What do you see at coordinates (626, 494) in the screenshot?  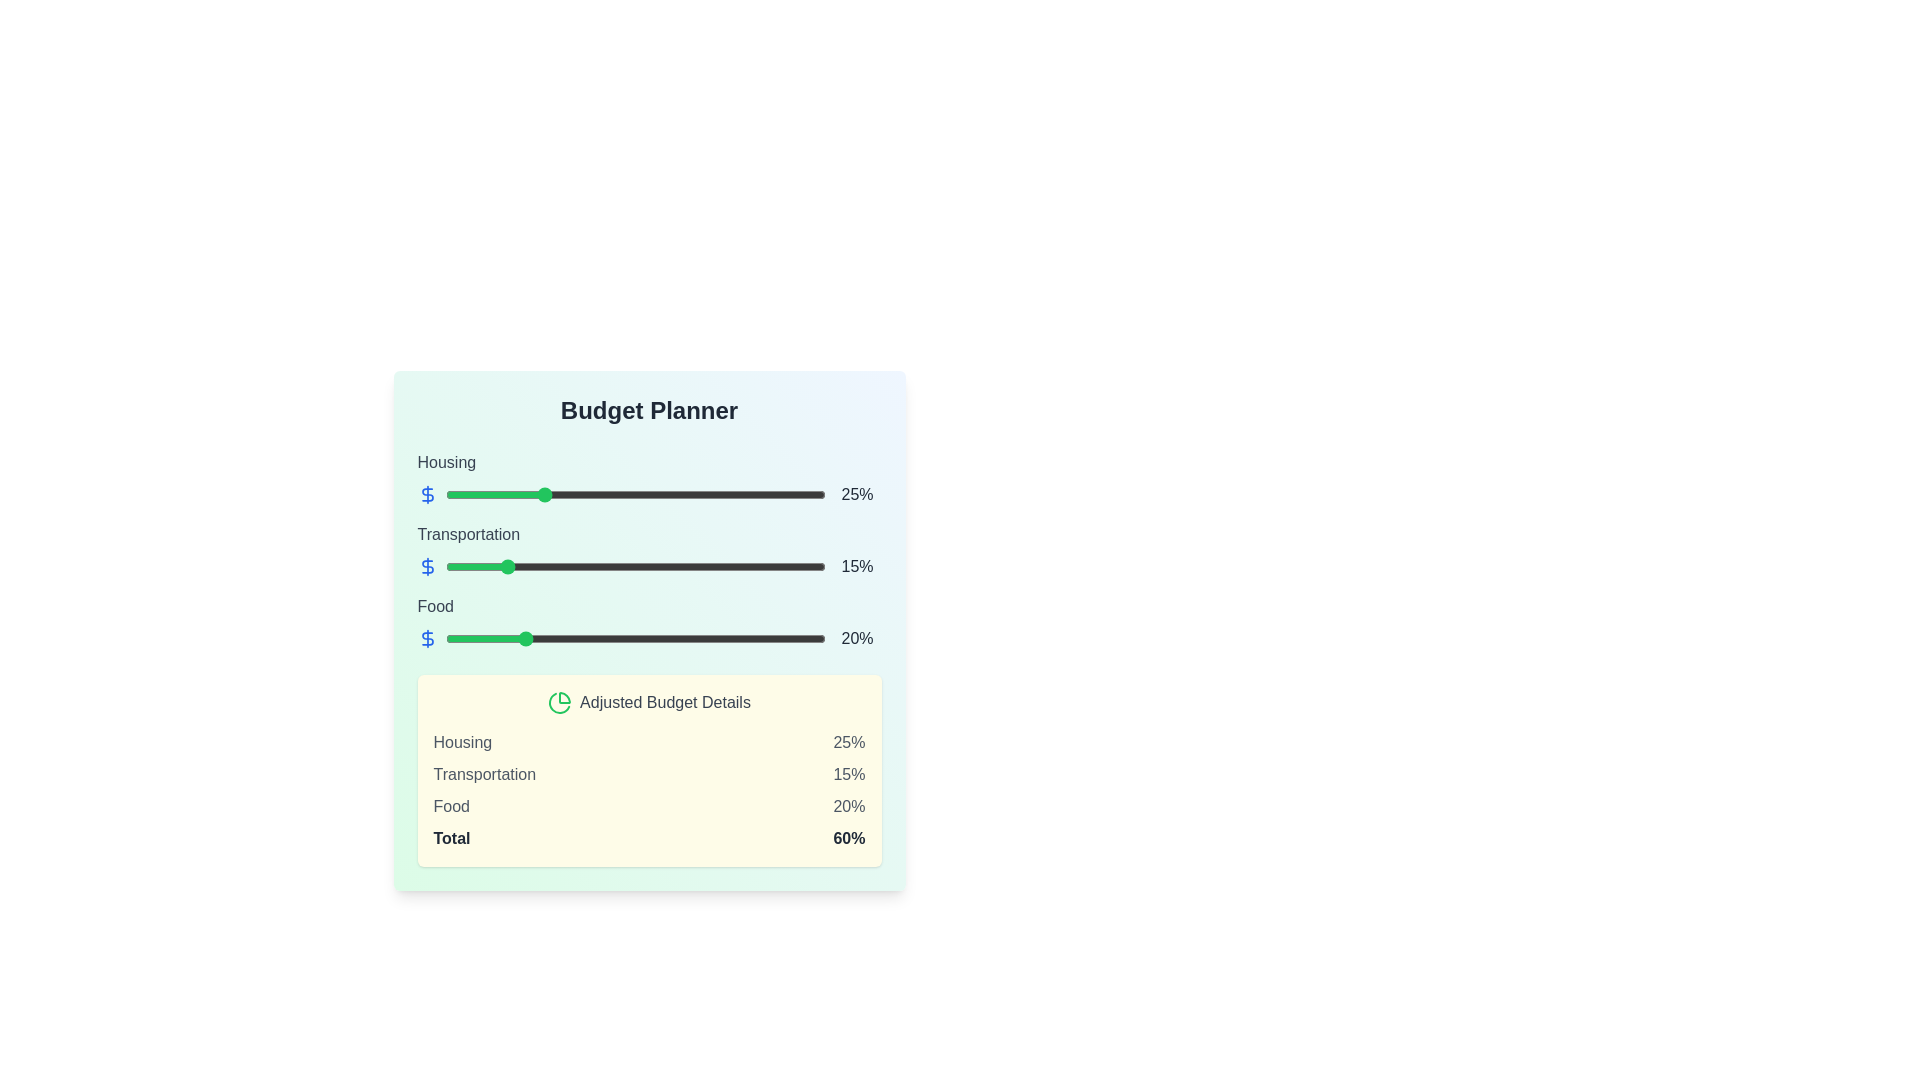 I see `the housing budget slider` at bounding box center [626, 494].